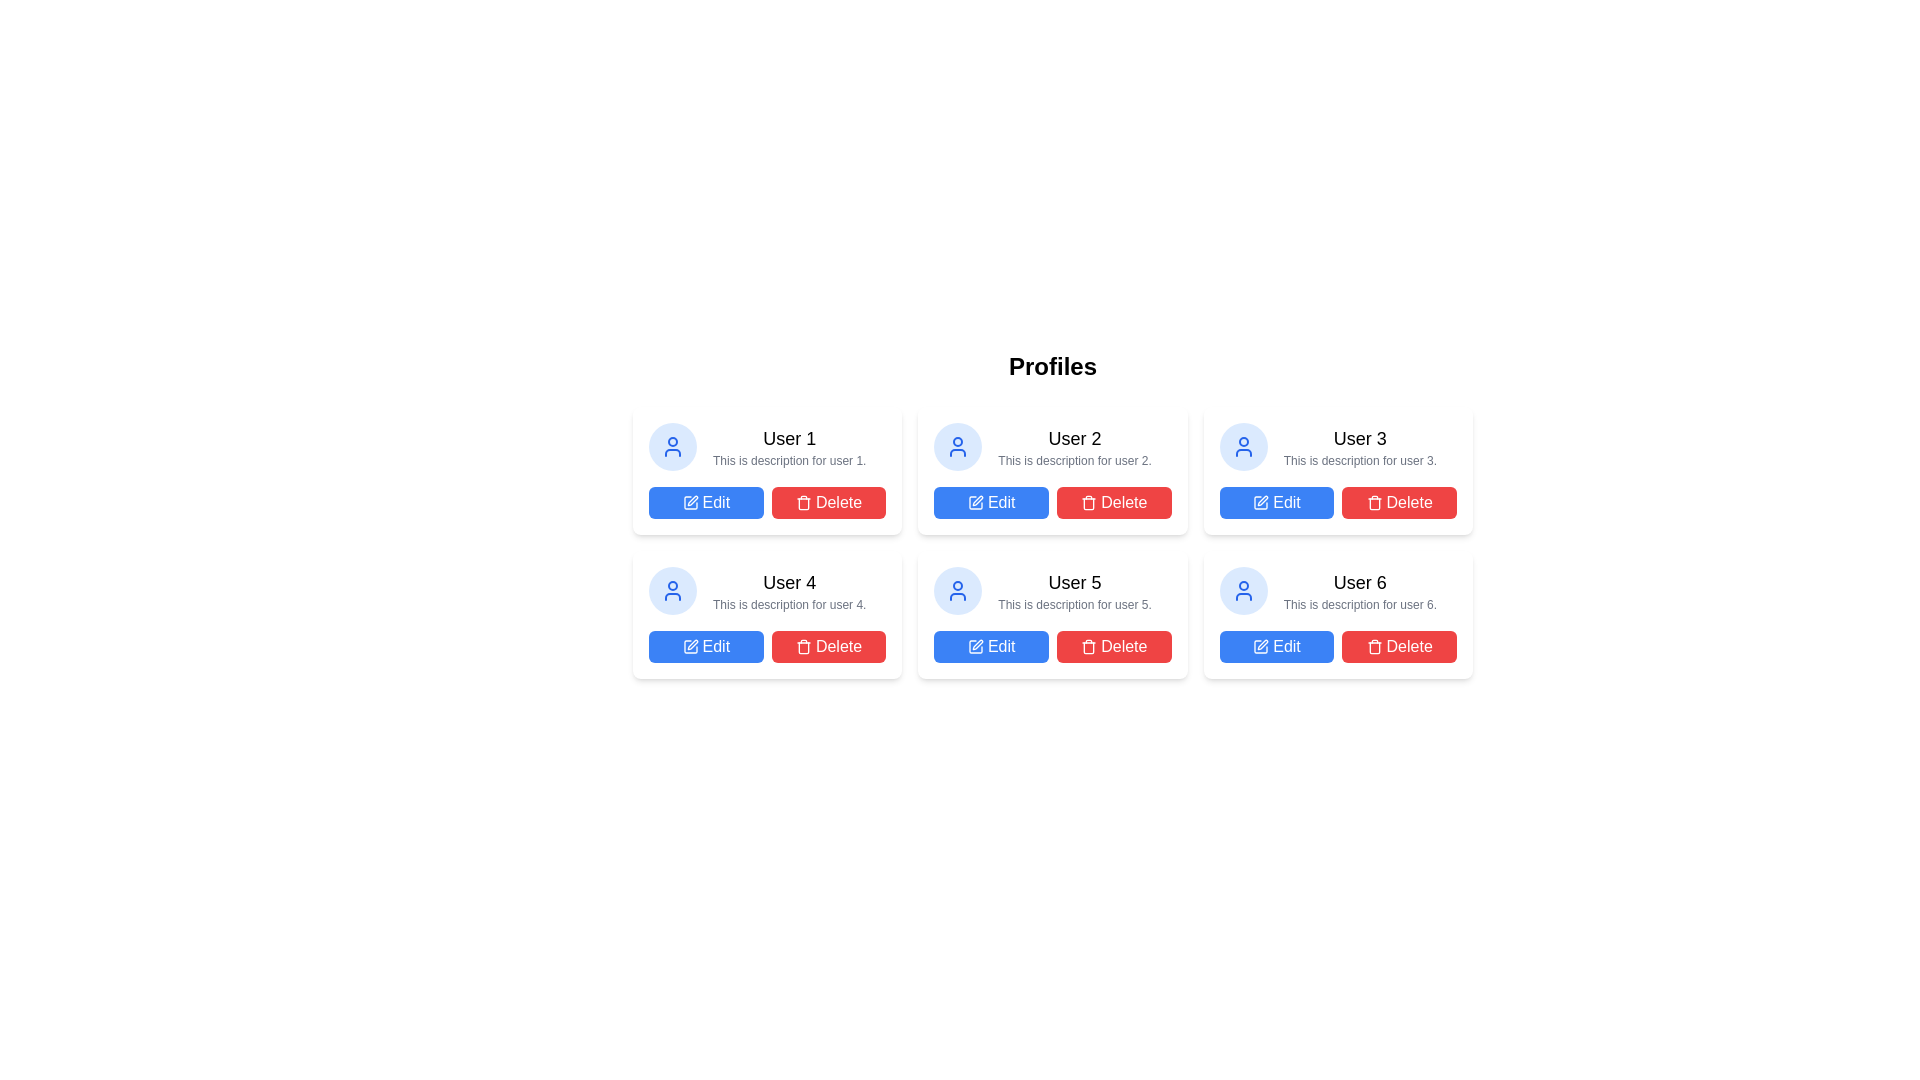  What do you see at coordinates (1051, 446) in the screenshot?
I see `the Profile card element that contains user details, positioned in the second slot of the top row, between 'User 1' and 'User 3'` at bounding box center [1051, 446].